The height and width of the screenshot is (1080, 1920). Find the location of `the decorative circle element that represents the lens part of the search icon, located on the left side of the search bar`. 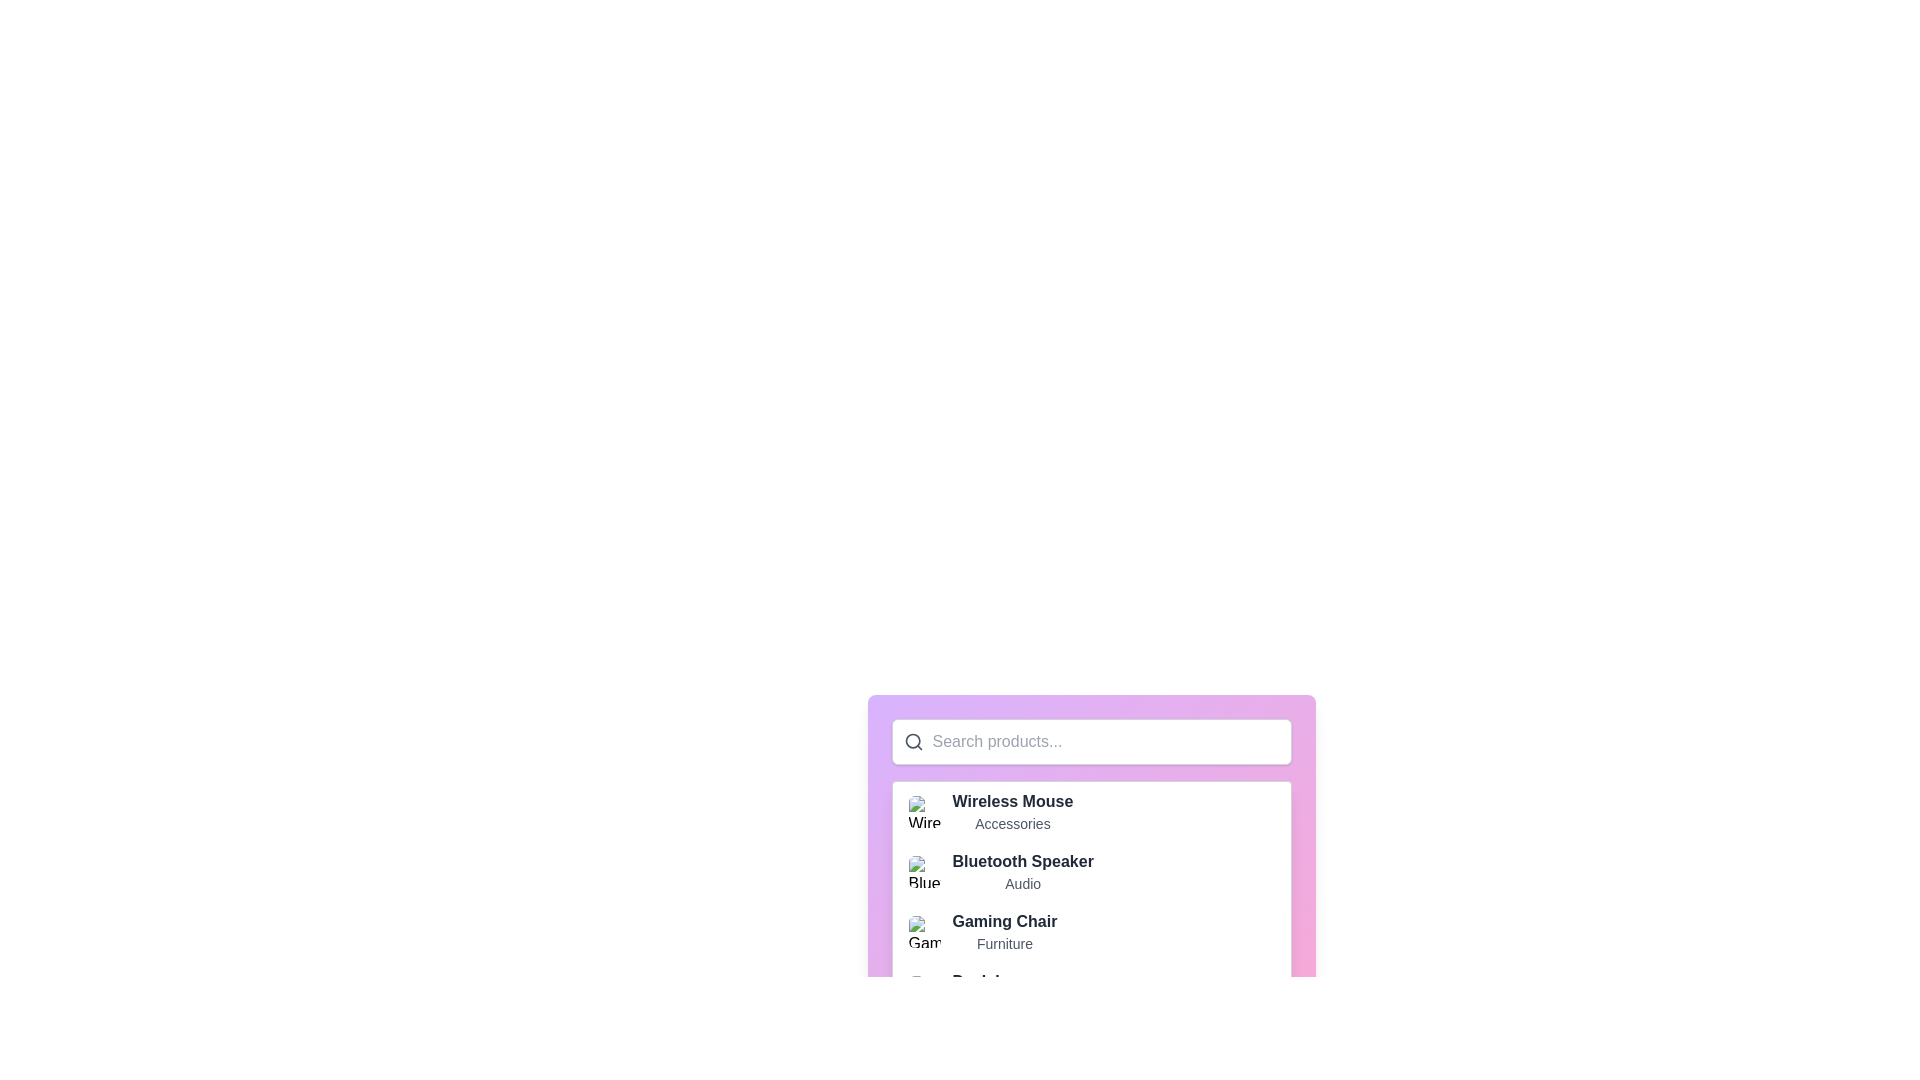

the decorative circle element that represents the lens part of the search icon, located on the left side of the search bar is located at coordinates (911, 741).